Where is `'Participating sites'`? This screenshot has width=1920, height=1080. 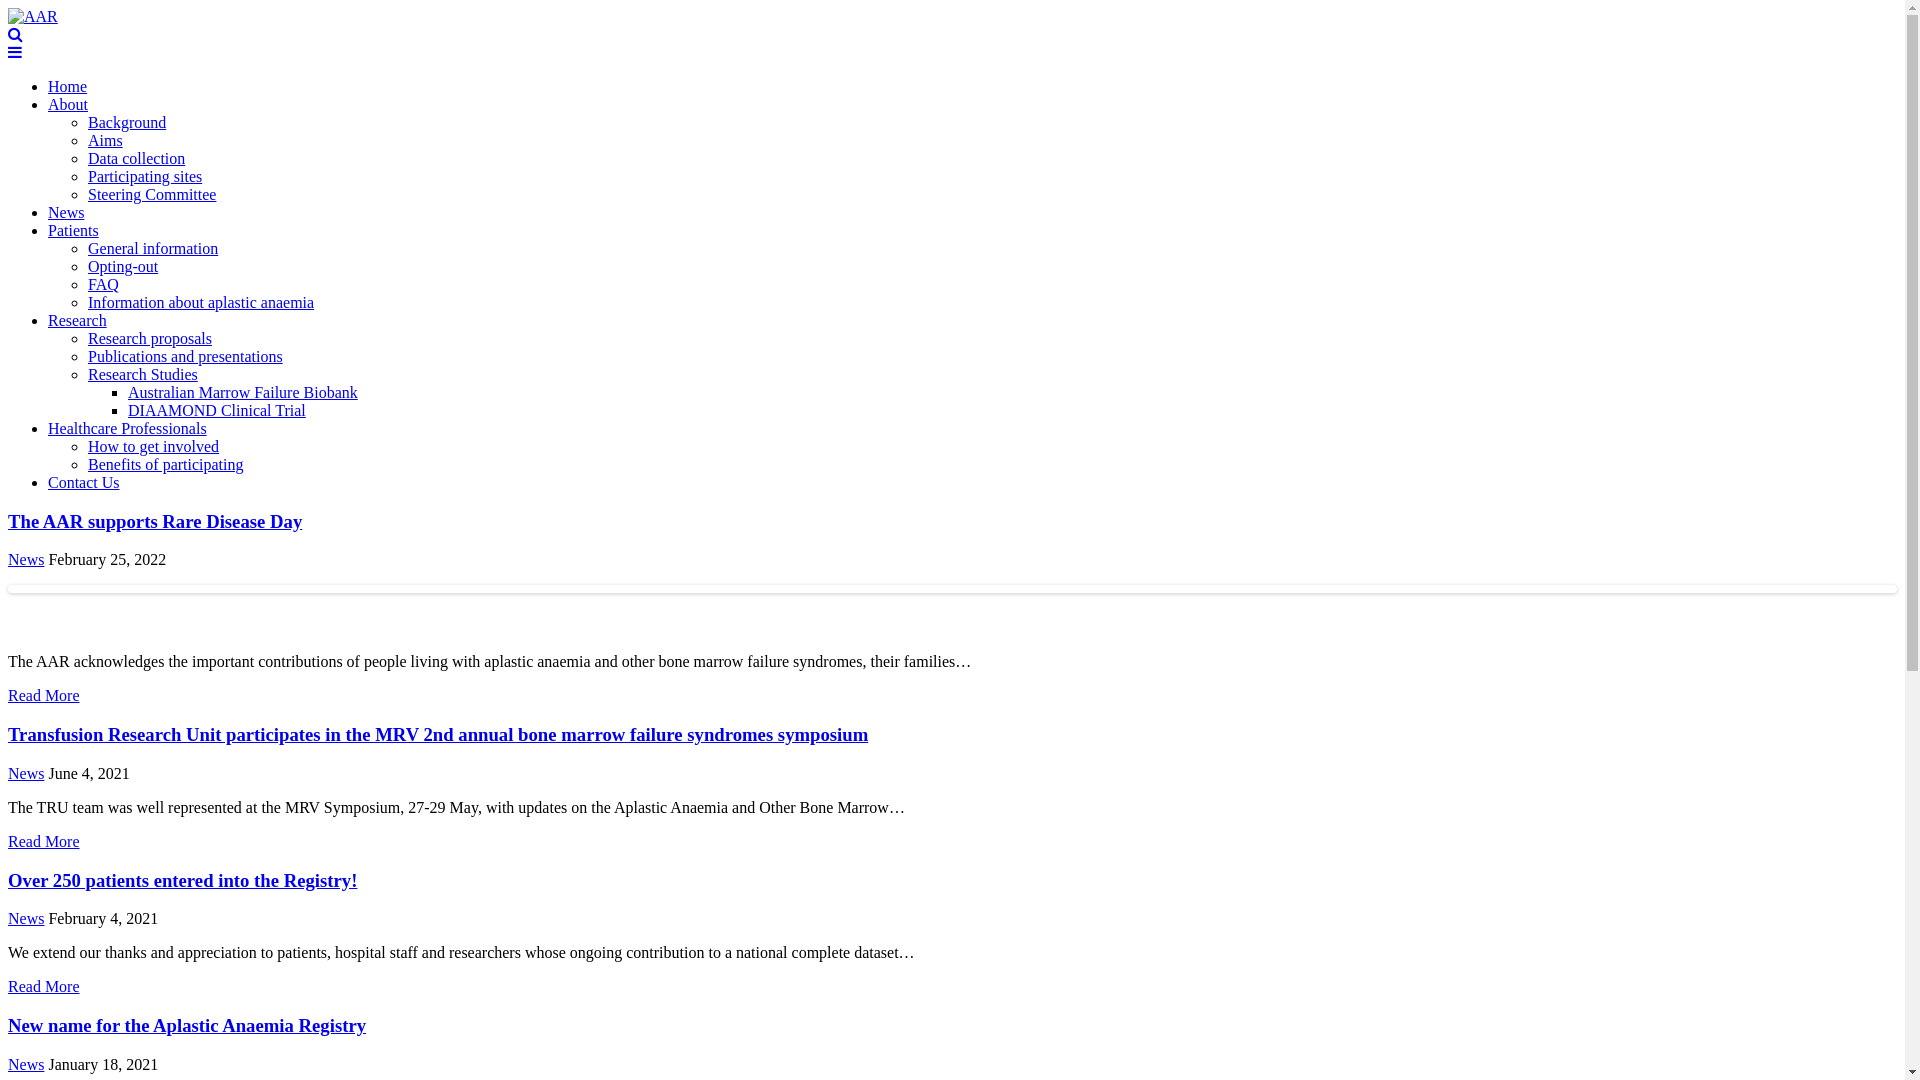
'Participating sites' is located at coordinates (143, 175).